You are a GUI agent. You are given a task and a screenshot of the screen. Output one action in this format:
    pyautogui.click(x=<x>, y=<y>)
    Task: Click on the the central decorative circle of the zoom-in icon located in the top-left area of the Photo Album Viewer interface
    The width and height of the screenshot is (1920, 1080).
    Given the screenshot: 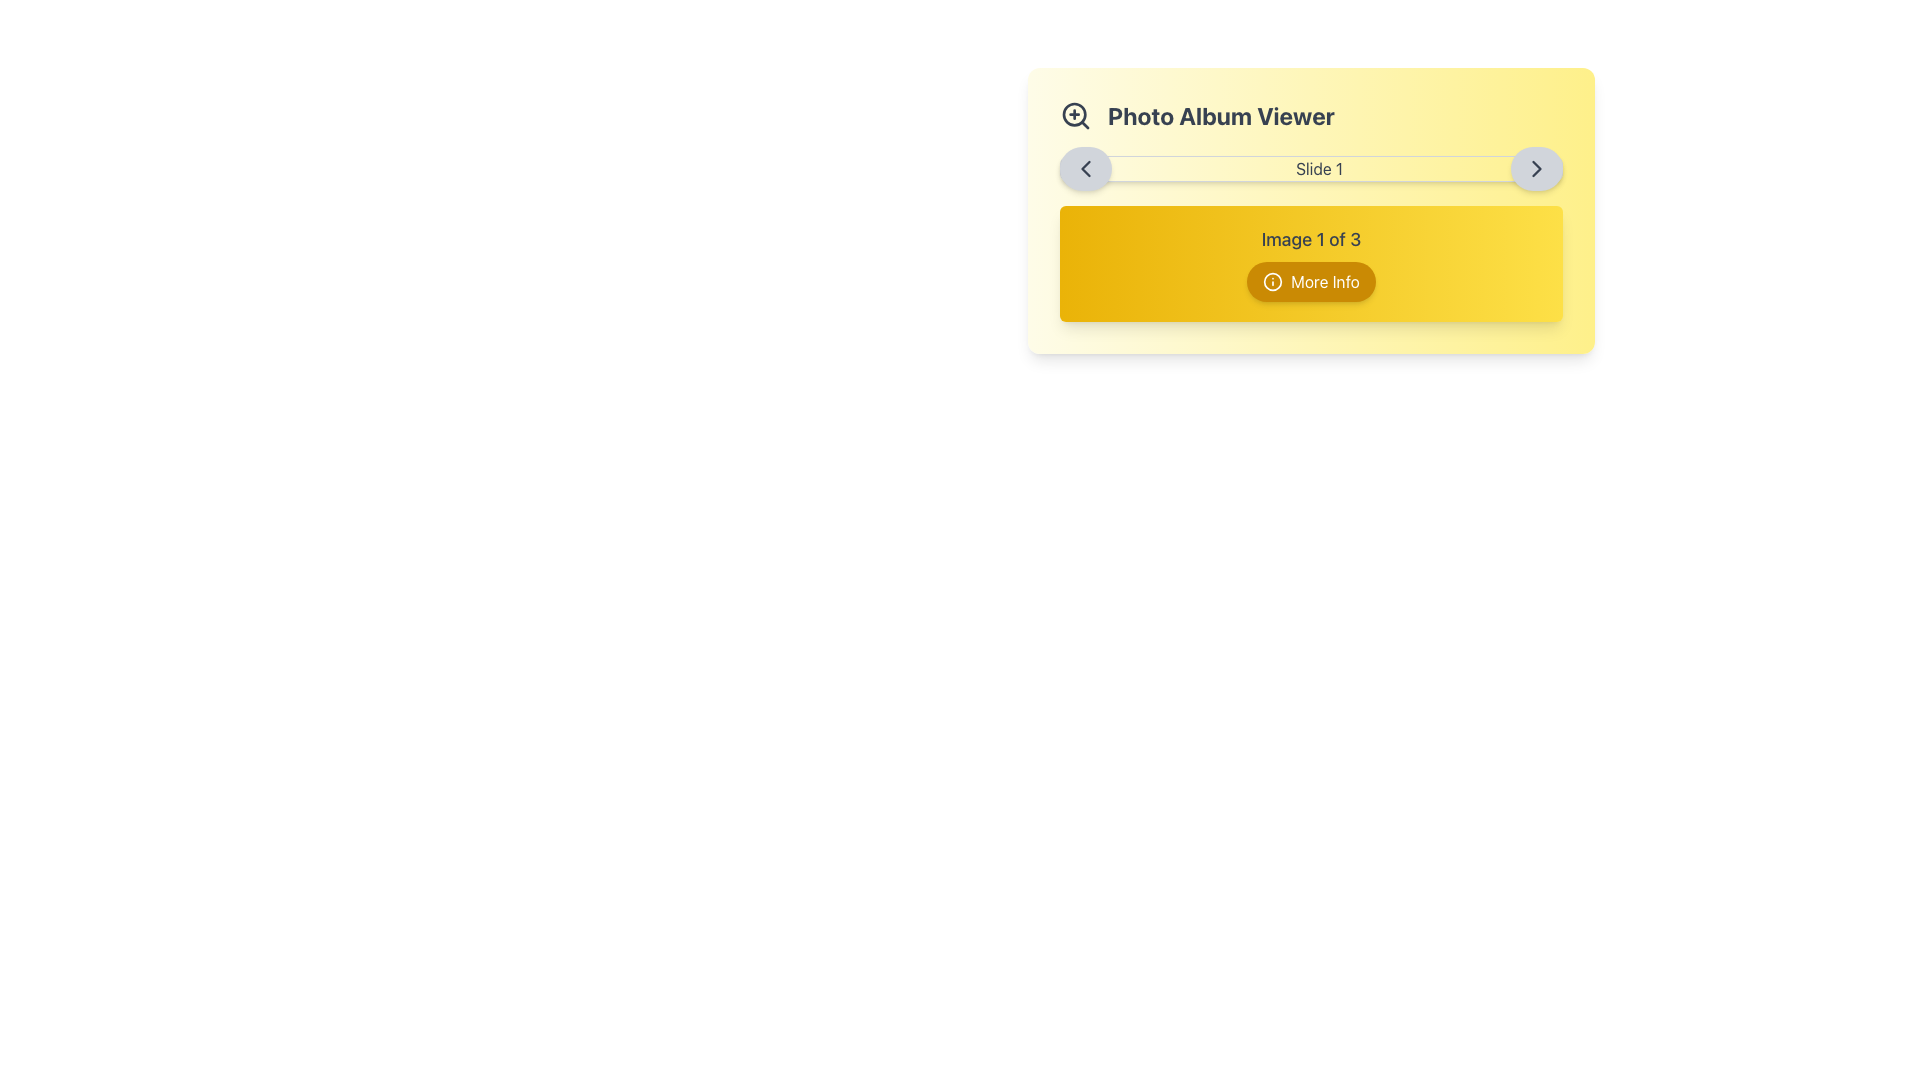 What is the action you would take?
    pyautogui.click(x=1073, y=114)
    